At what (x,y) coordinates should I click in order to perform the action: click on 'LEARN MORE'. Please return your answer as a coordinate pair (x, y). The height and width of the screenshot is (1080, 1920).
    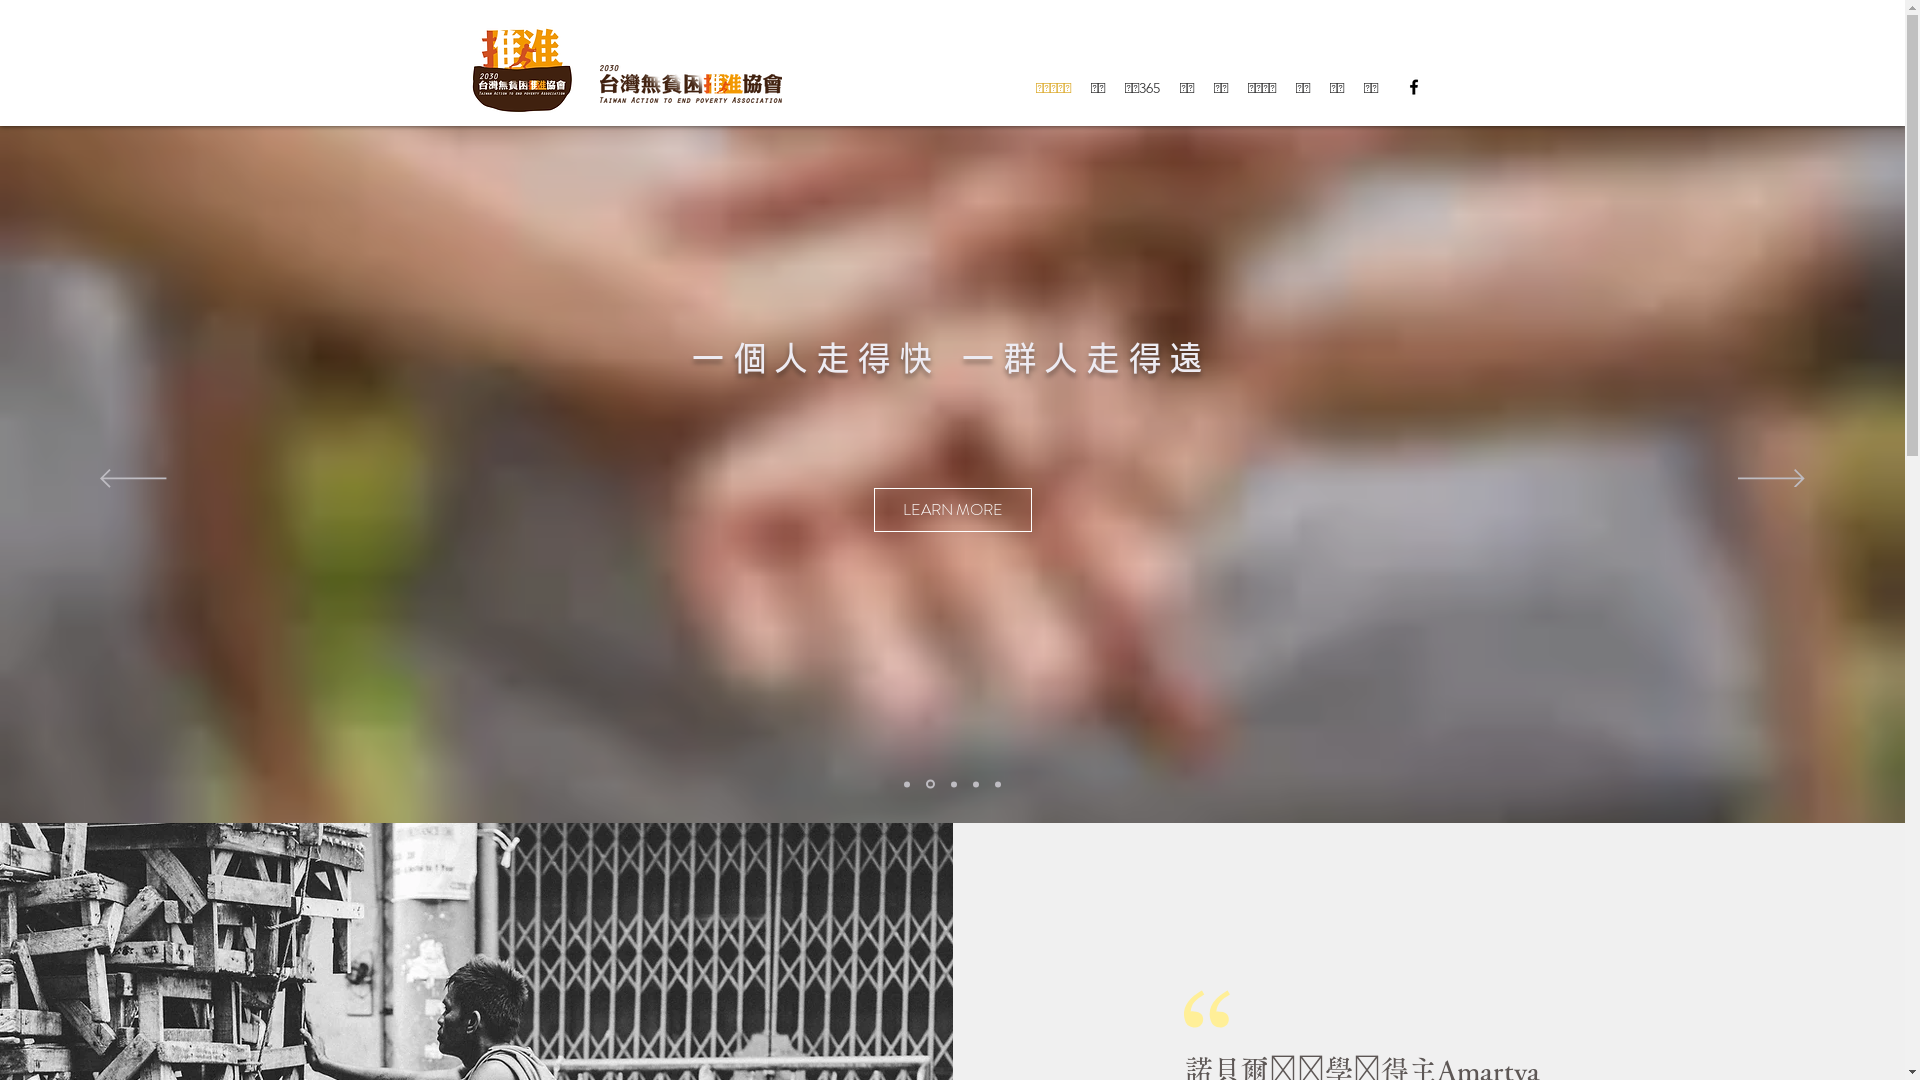
    Looking at the image, I should click on (1006, 508).